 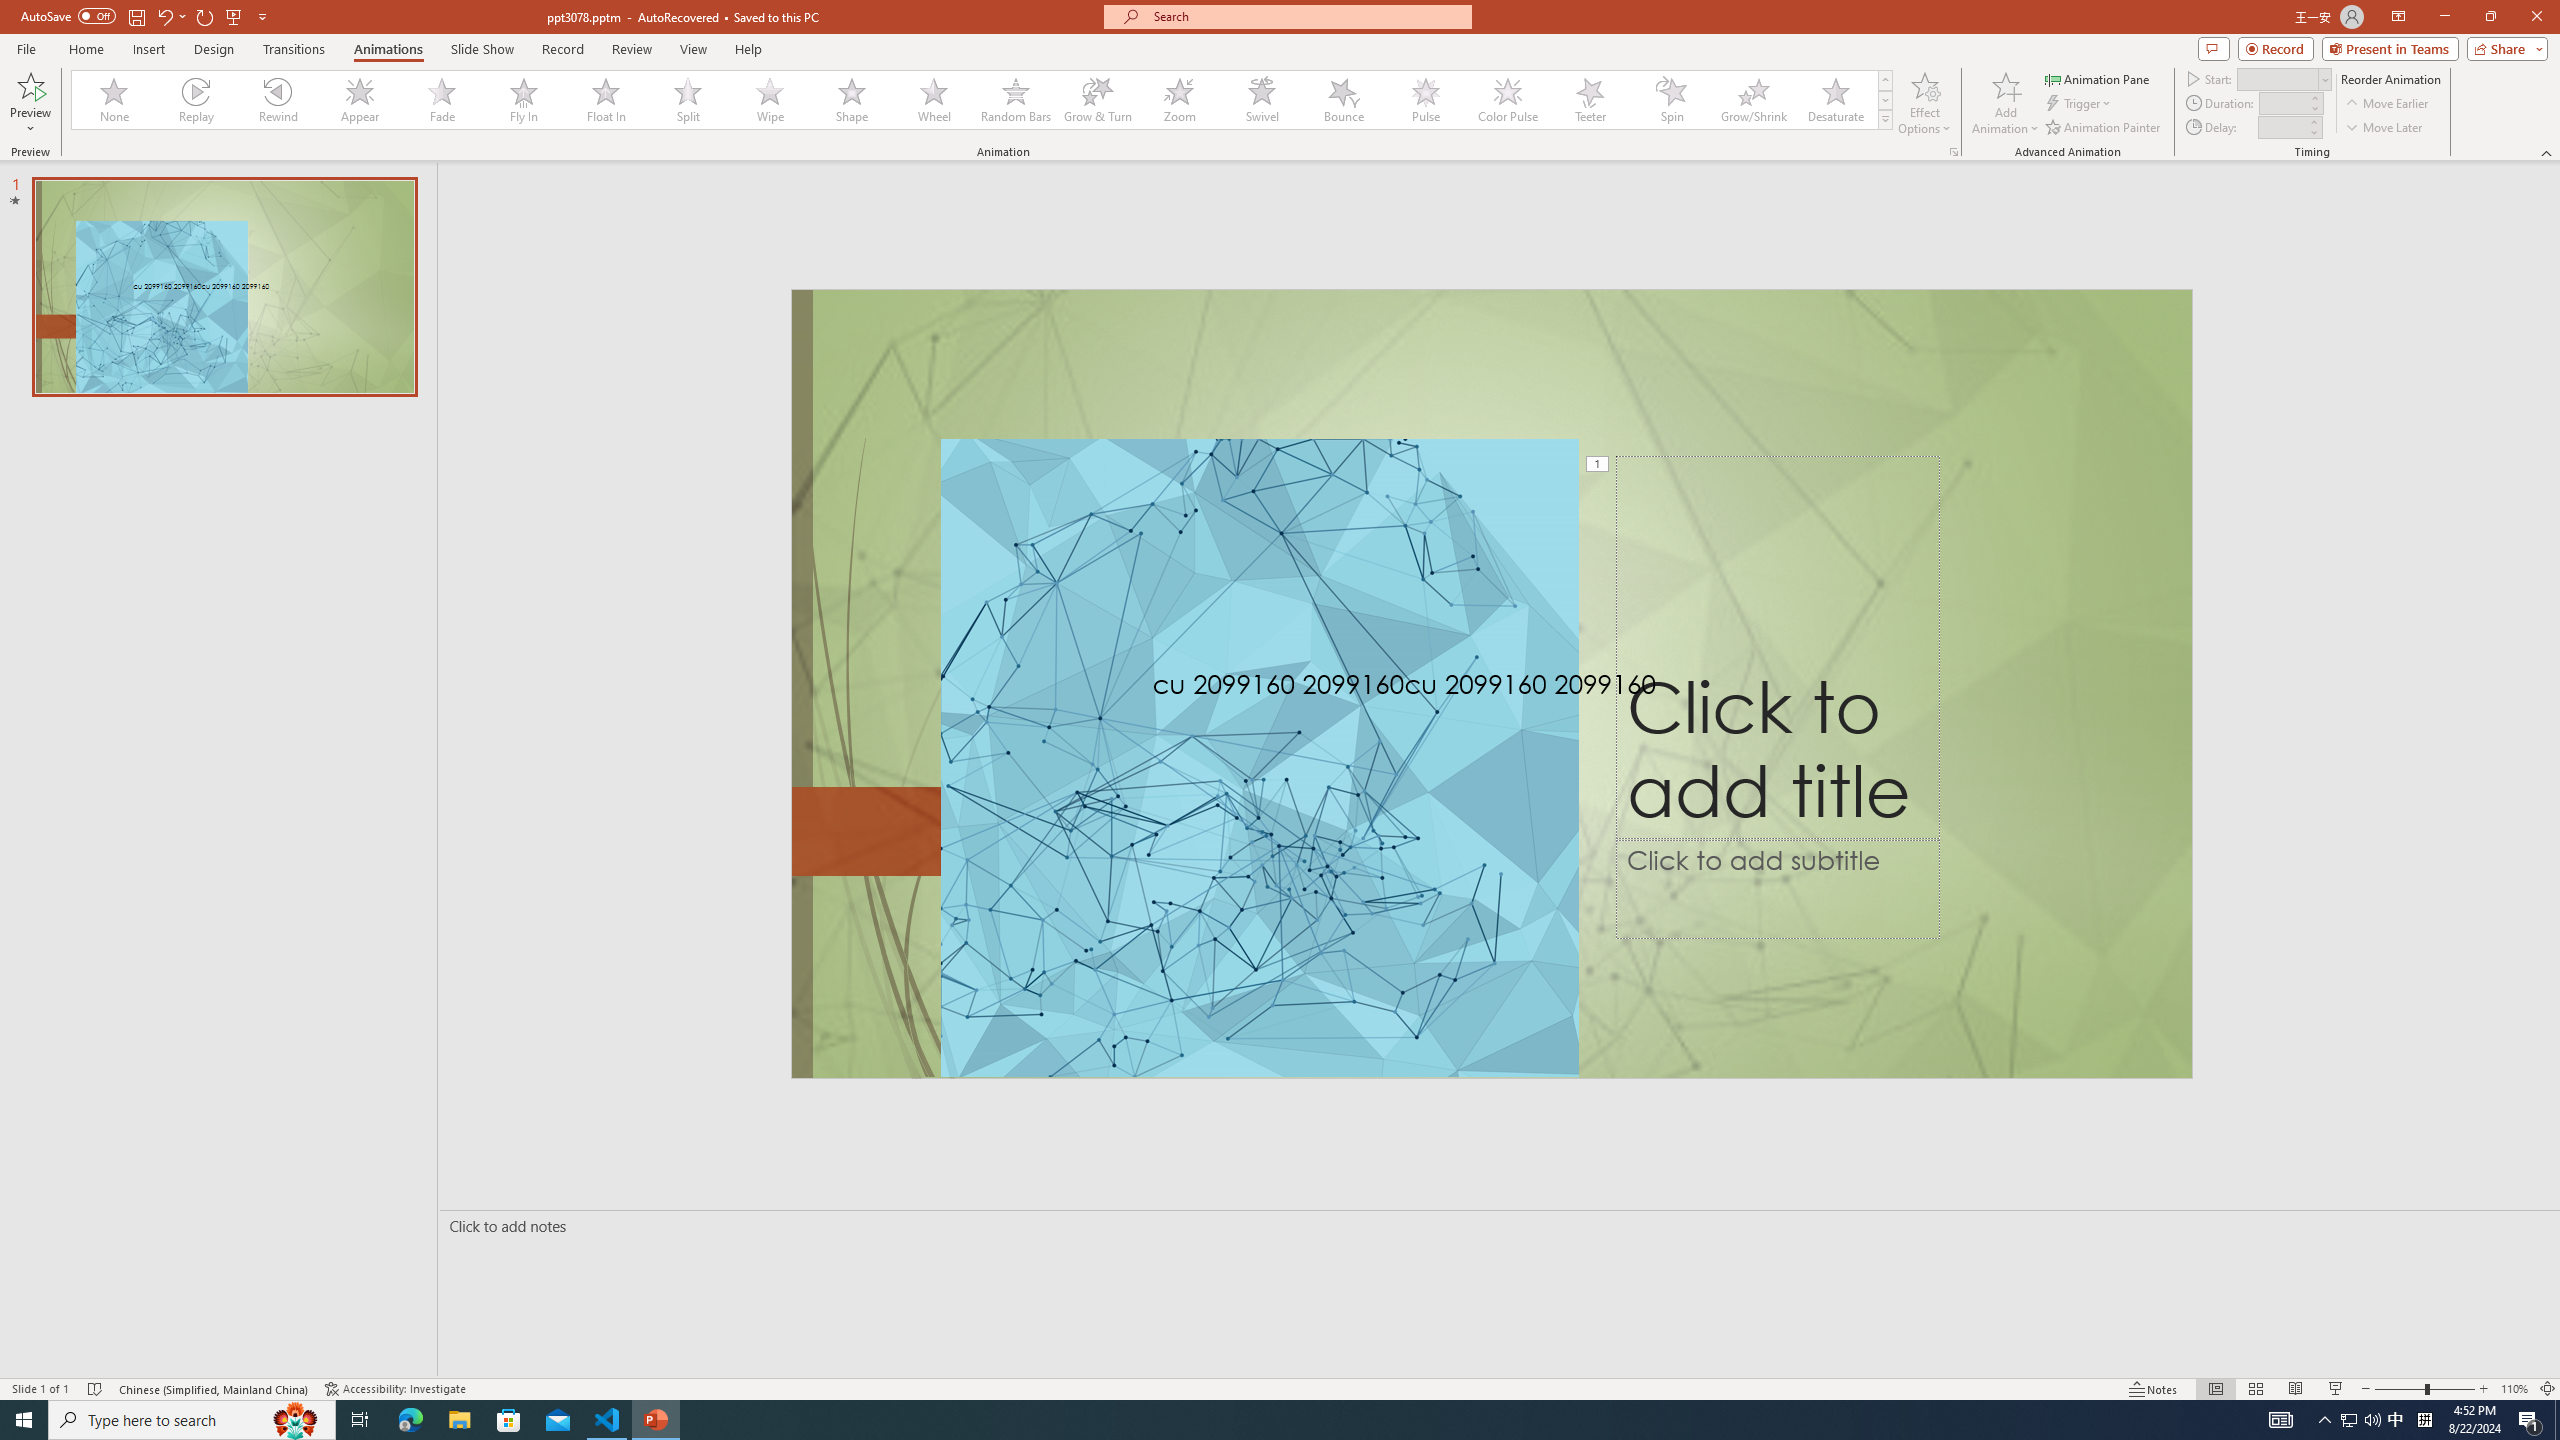 What do you see at coordinates (523, 99) in the screenshot?
I see `'Fly In'` at bounding box center [523, 99].